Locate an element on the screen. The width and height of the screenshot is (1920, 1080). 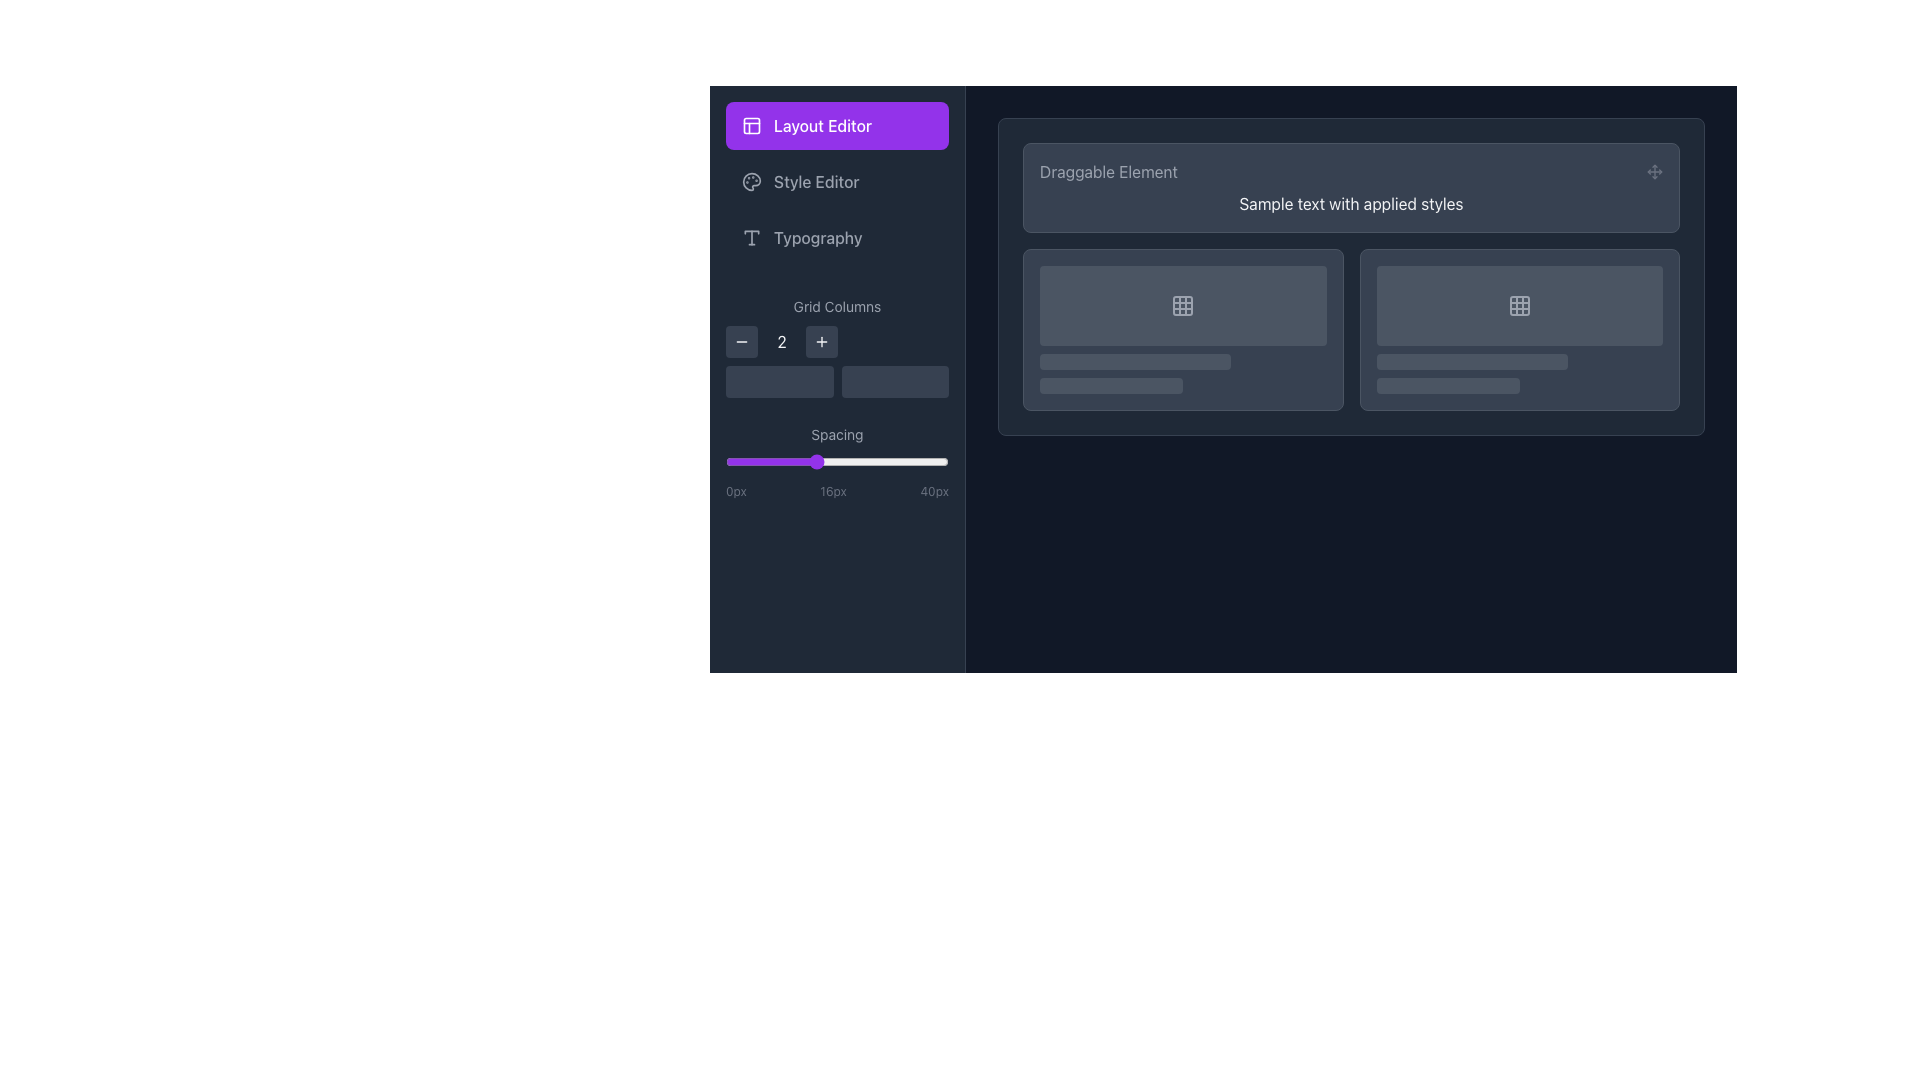
the static text element displaying '0px', which is styled in light gray and is the first among three horizontally aligned text items is located at coordinates (735, 492).